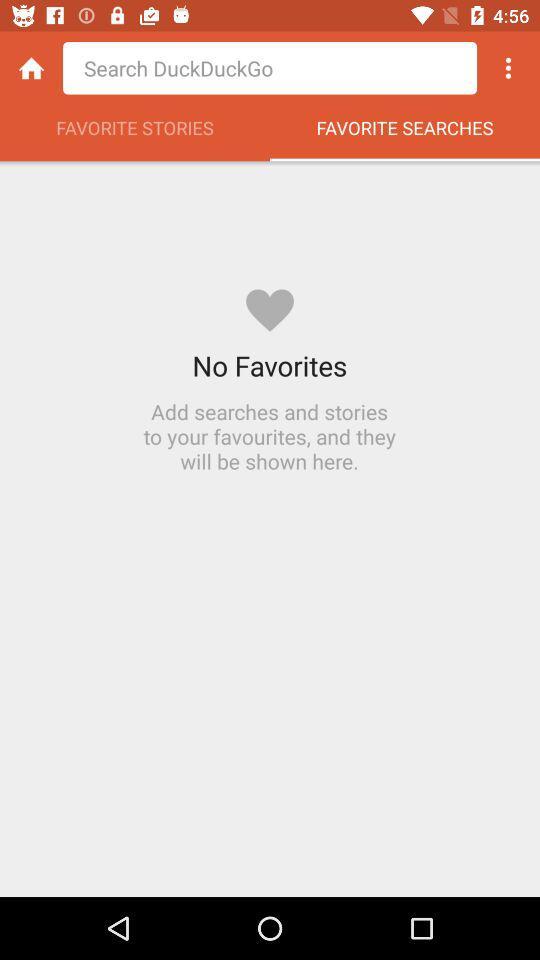 This screenshot has height=960, width=540. What do you see at coordinates (30, 68) in the screenshot?
I see `go home` at bounding box center [30, 68].